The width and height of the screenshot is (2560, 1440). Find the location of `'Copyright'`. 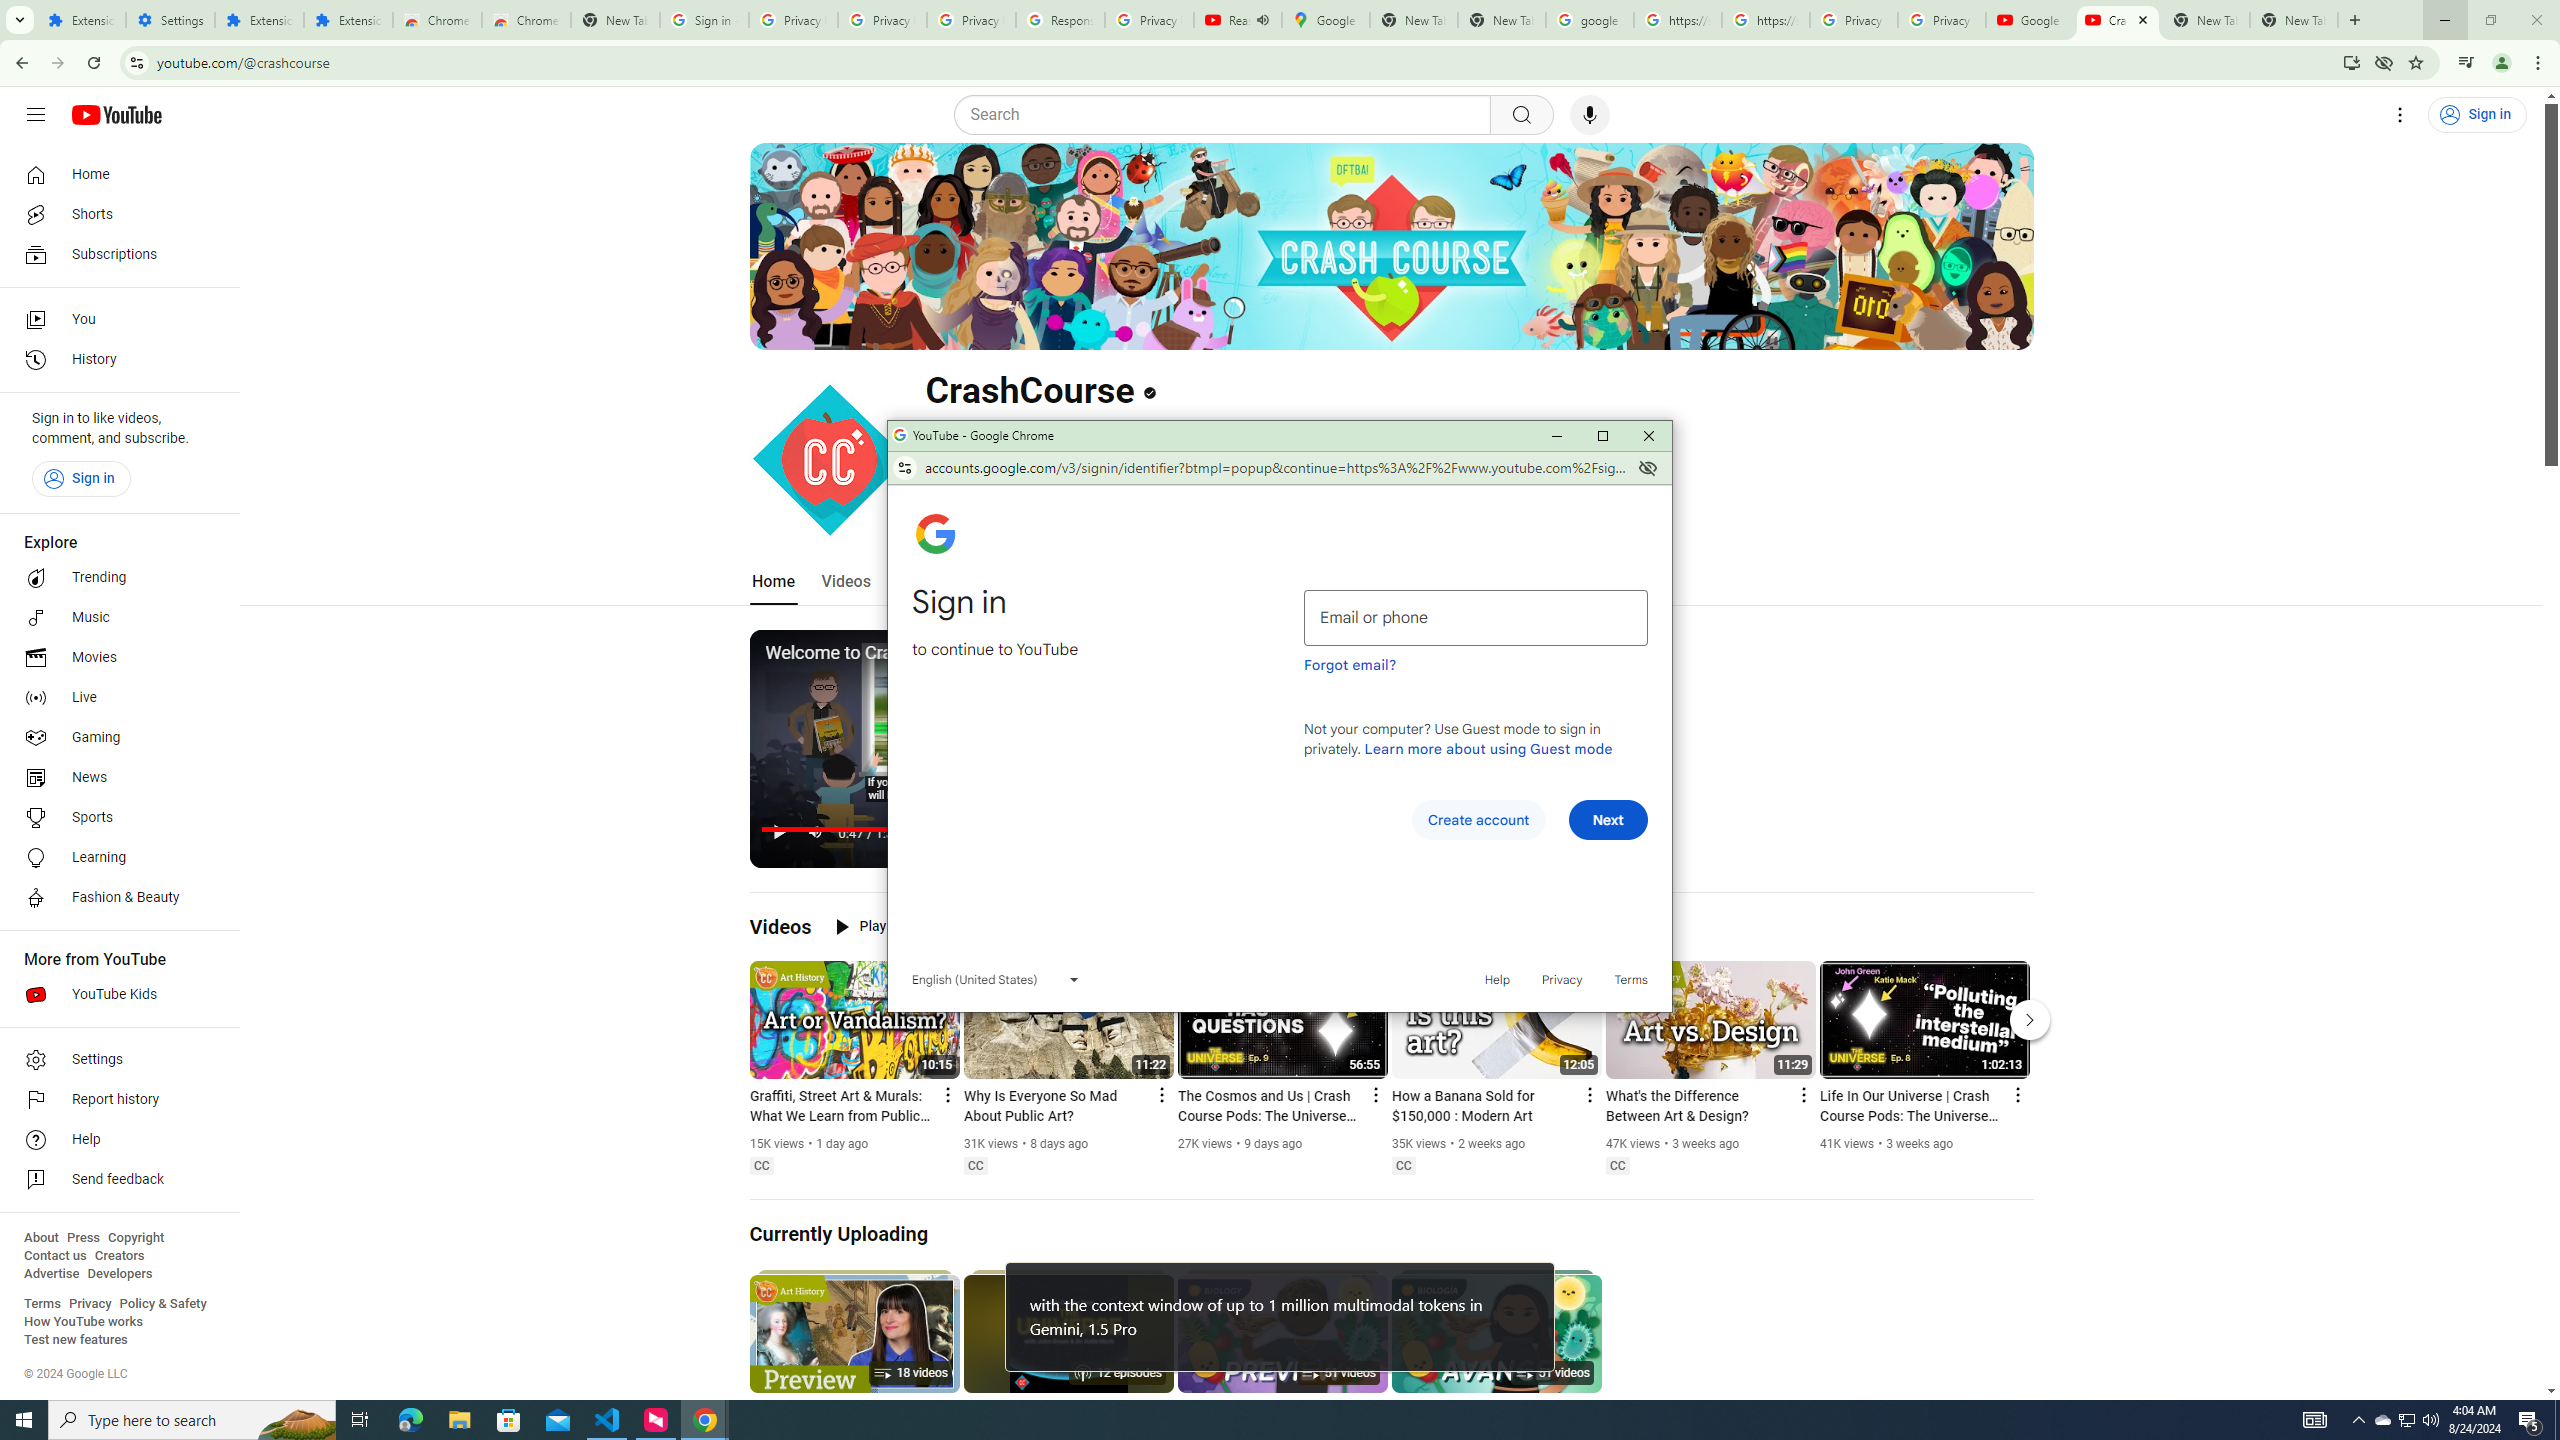

'Copyright' is located at coordinates (134, 1237).